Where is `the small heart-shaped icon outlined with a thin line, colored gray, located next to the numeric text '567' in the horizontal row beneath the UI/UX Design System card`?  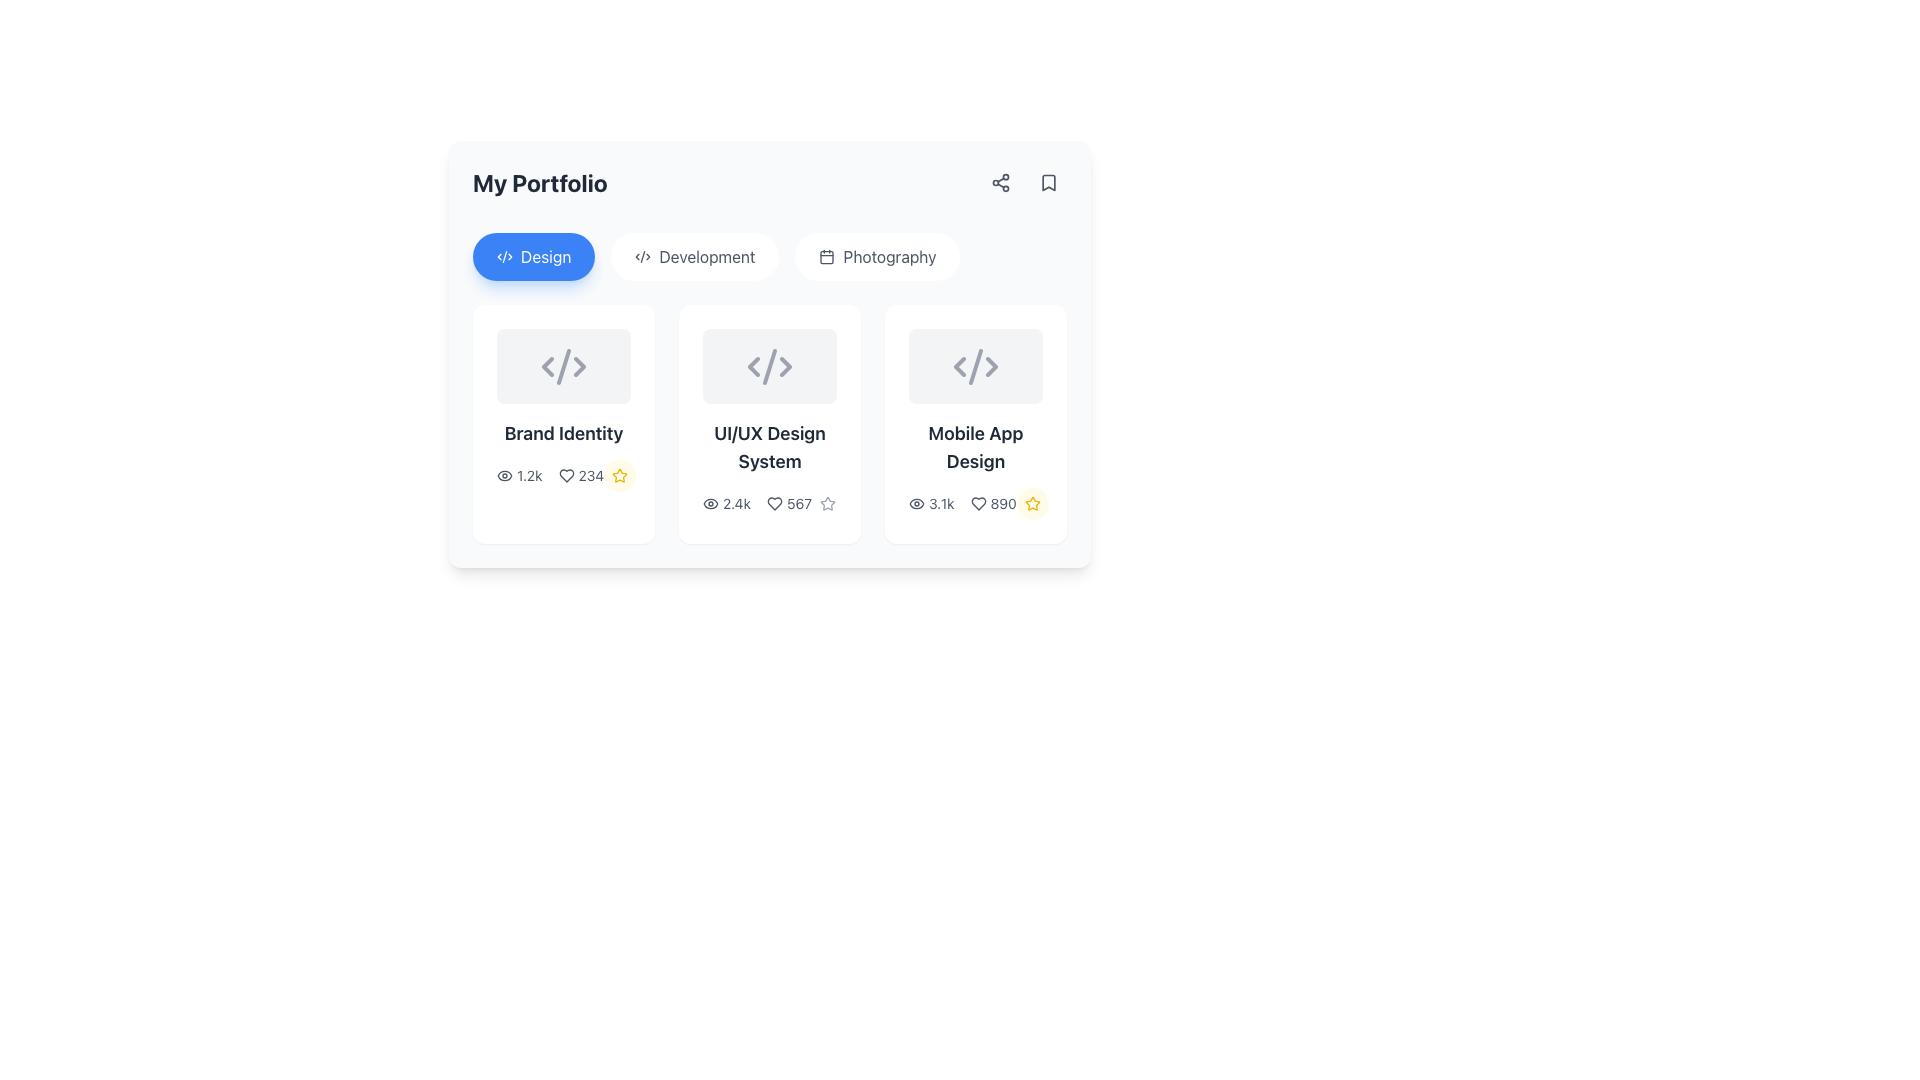 the small heart-shaped icon outlined with a thin line, colored gray, located next to the numeric text '567' in the horizontal row beneath the UI/UX Design System card is located at coordinates (774, 503).